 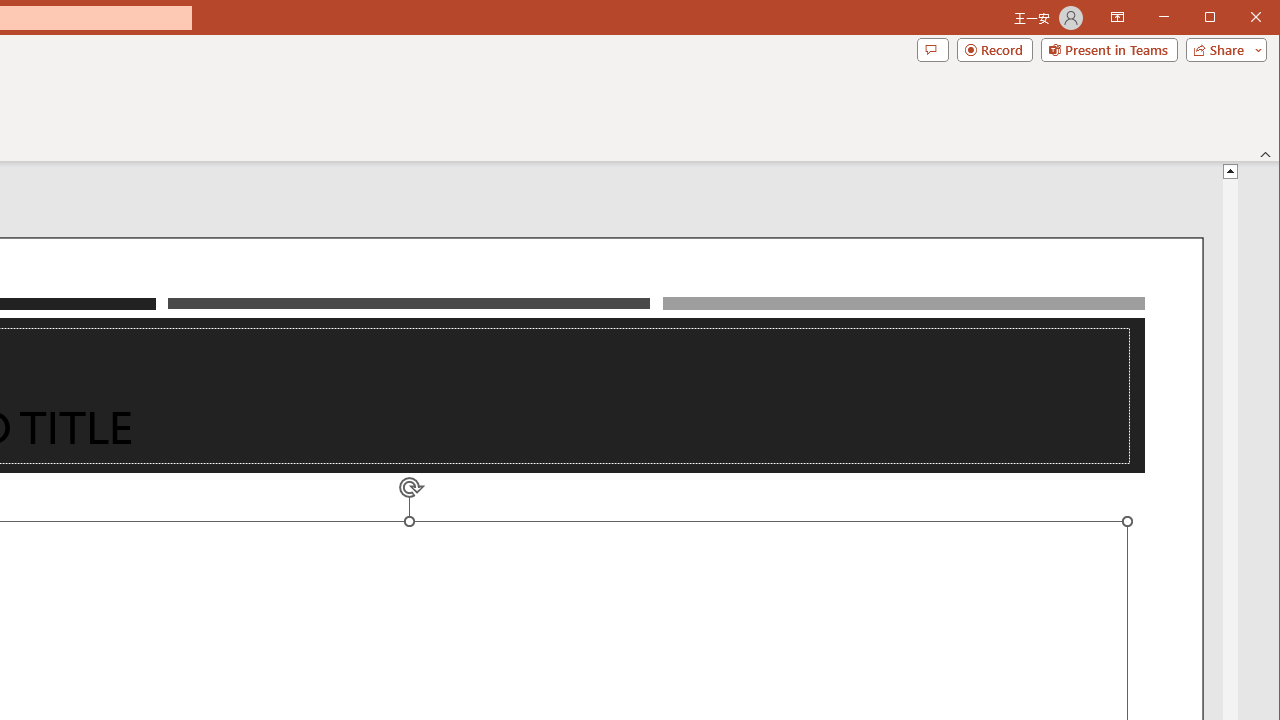 I want to click on 'Present in Teams', so click(x=1108, y=49).